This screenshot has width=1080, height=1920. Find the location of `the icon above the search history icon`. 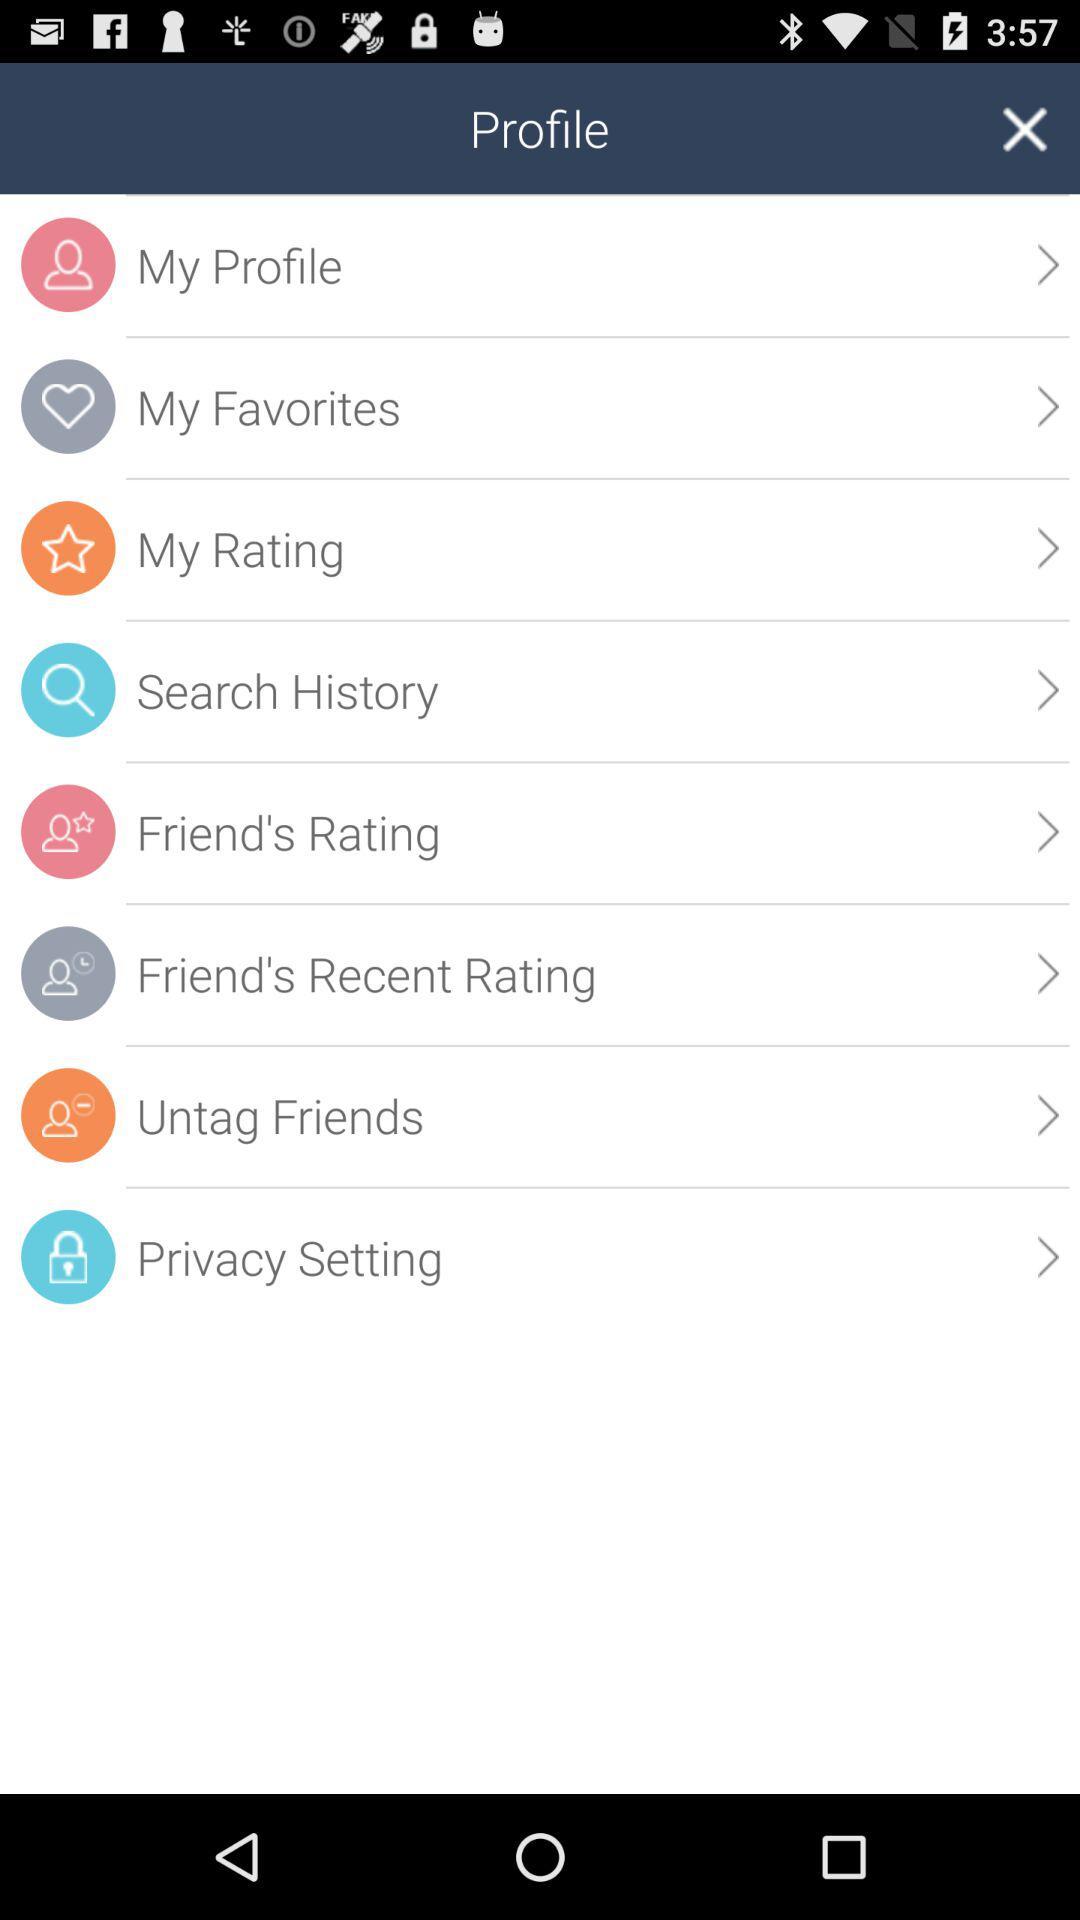

the icon above the search history icon is located at coordinates (1047, 548).